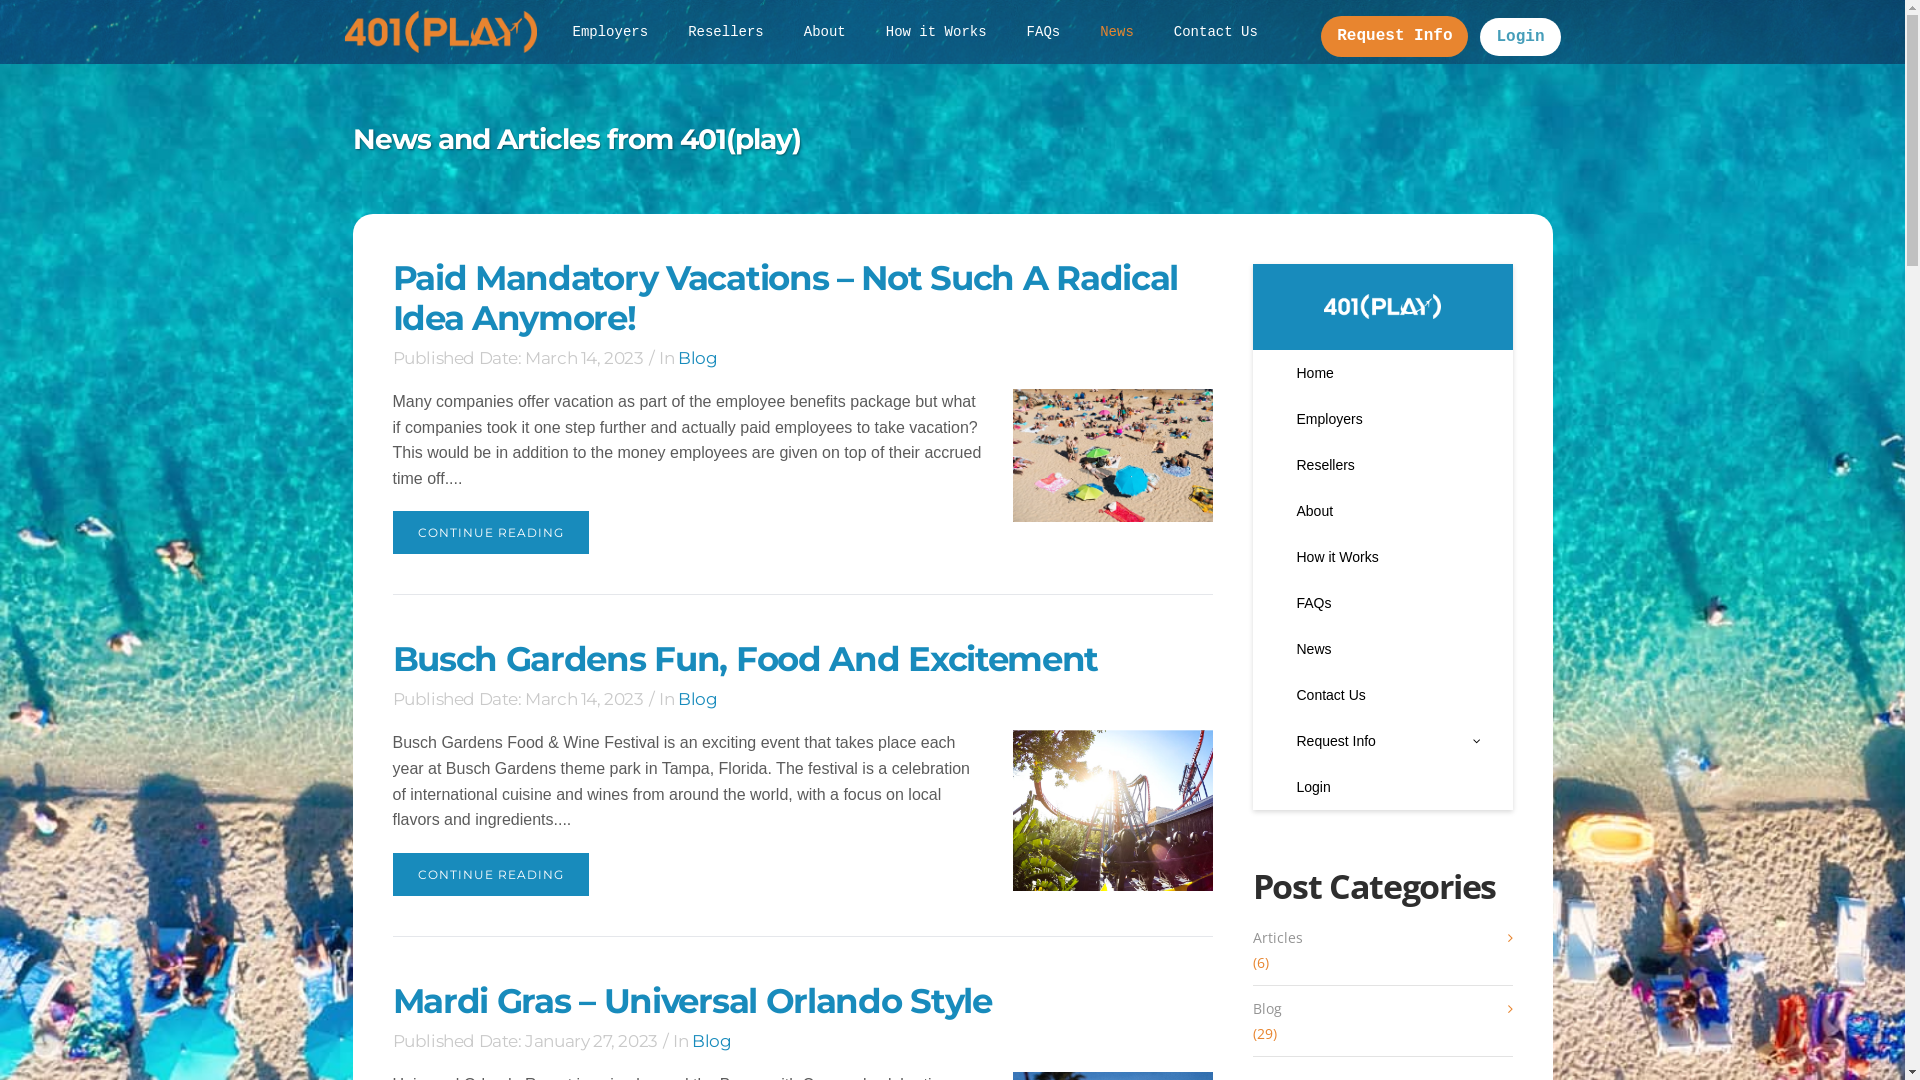 Image resolution: width=1920 pixels, height=1080 pixels. I want to click on 'Articles', so click(1381, 936).